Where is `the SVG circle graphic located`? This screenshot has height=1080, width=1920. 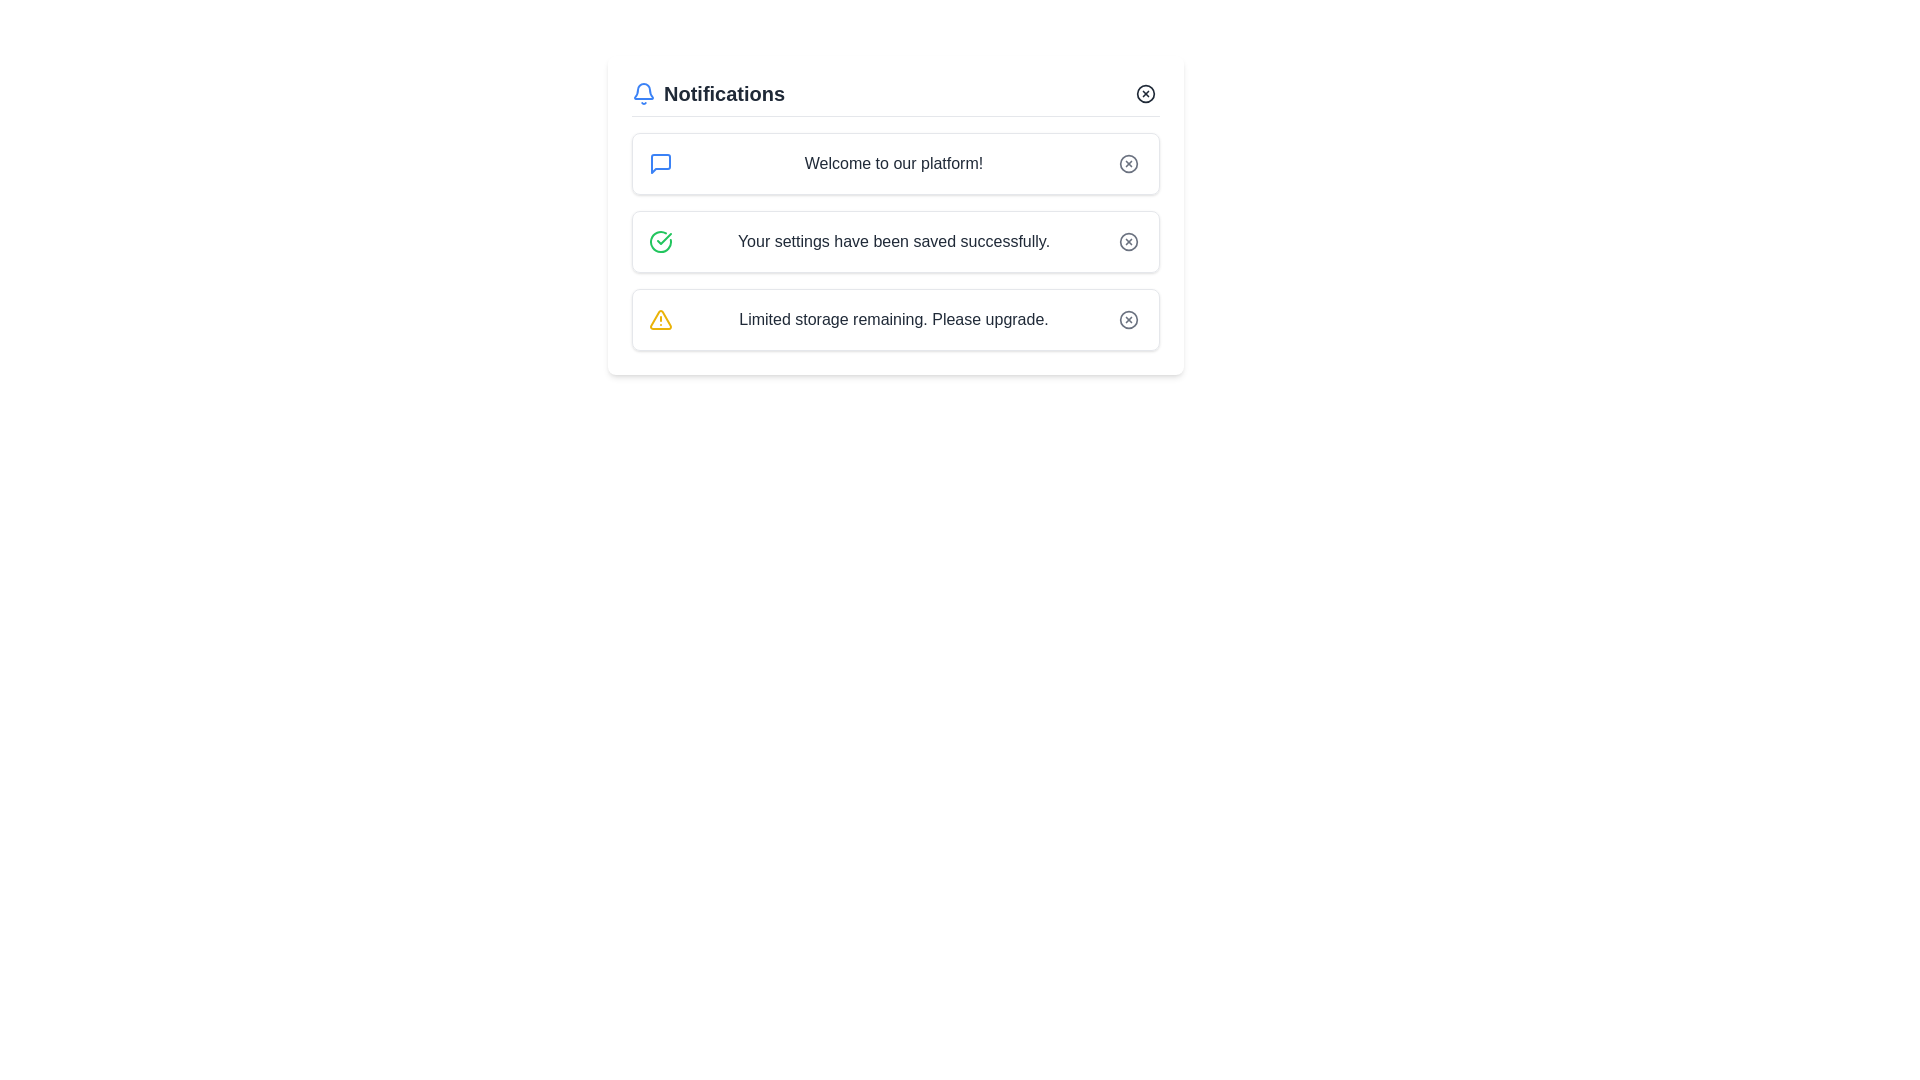
the SVG circle graphic located is located at coordinates (1128, 241).